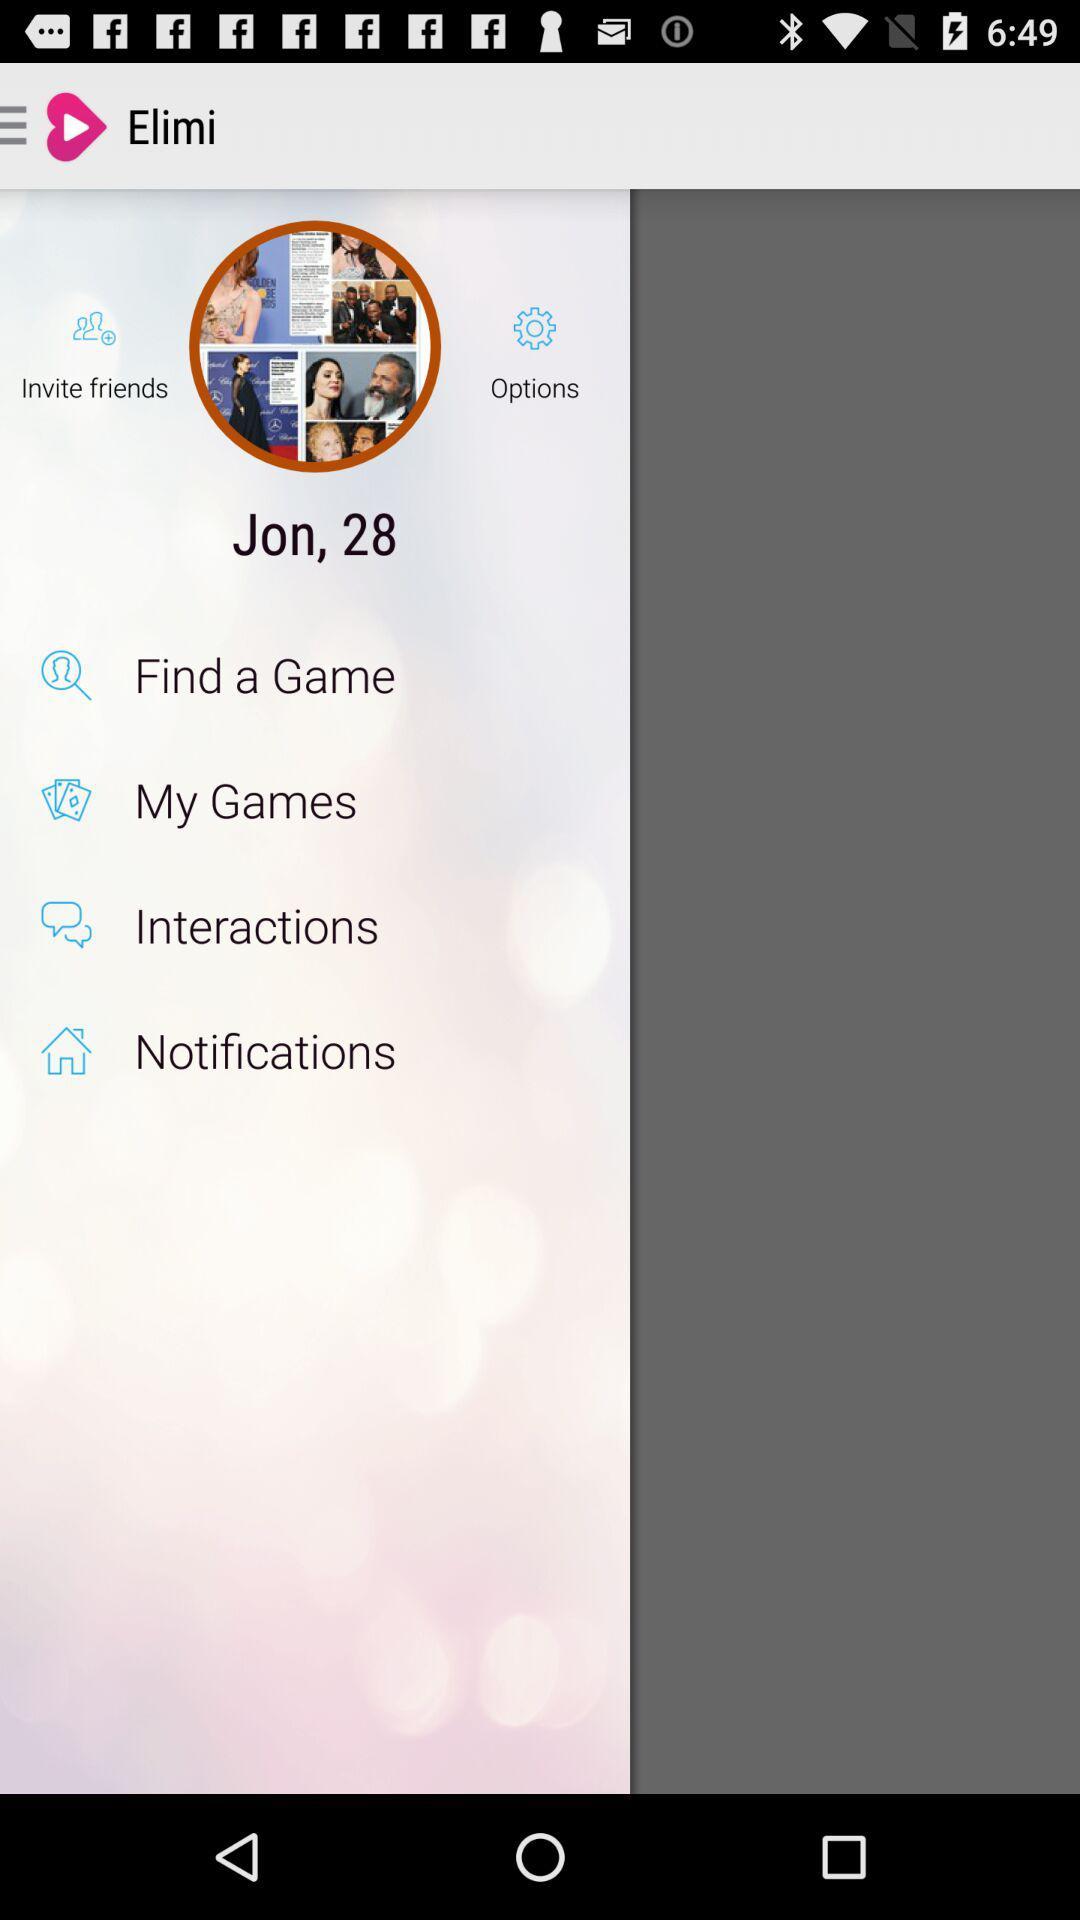 The image size is (1080, 1920). What do you see at coordinates (361, 1049) in the screenshot?
I see `notifications app` at bounding box center [361, 1049].